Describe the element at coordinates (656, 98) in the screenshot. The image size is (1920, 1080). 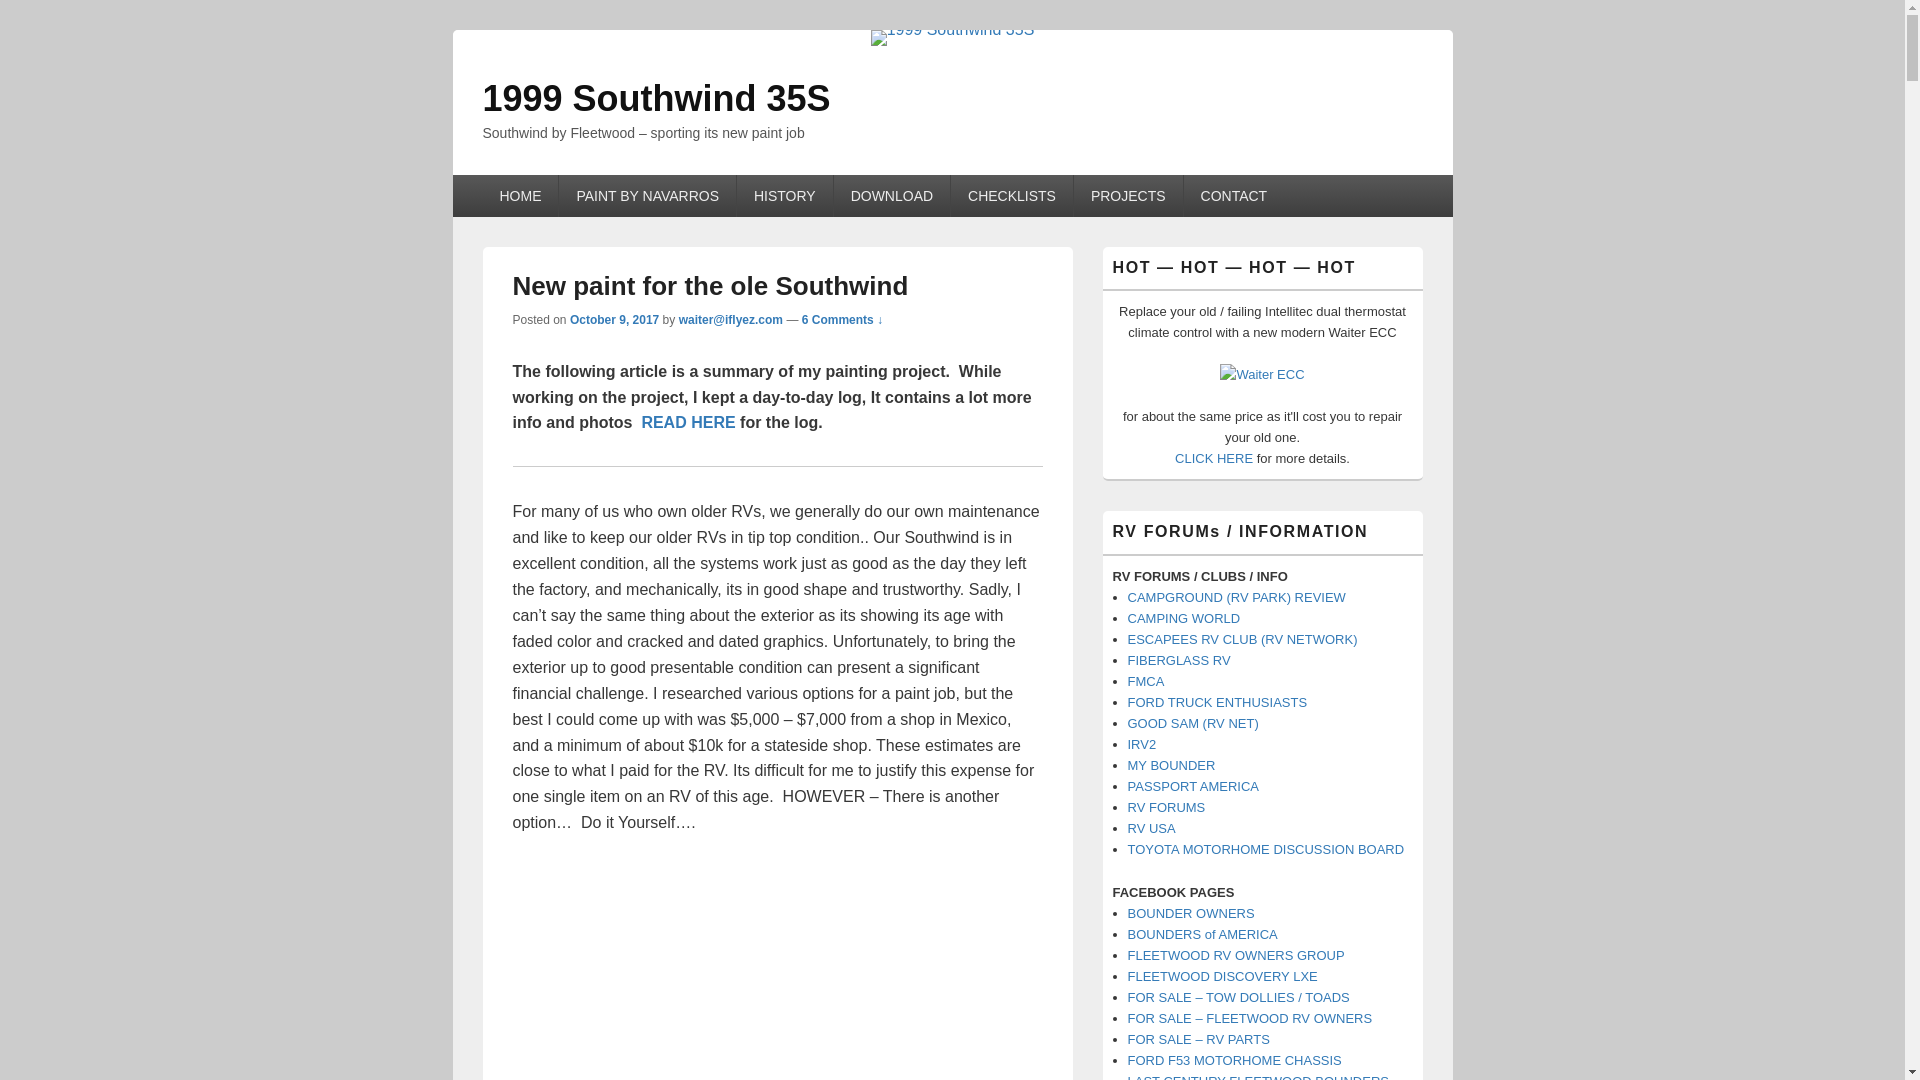
I see `'1999 Southwind 35S'` at that location.